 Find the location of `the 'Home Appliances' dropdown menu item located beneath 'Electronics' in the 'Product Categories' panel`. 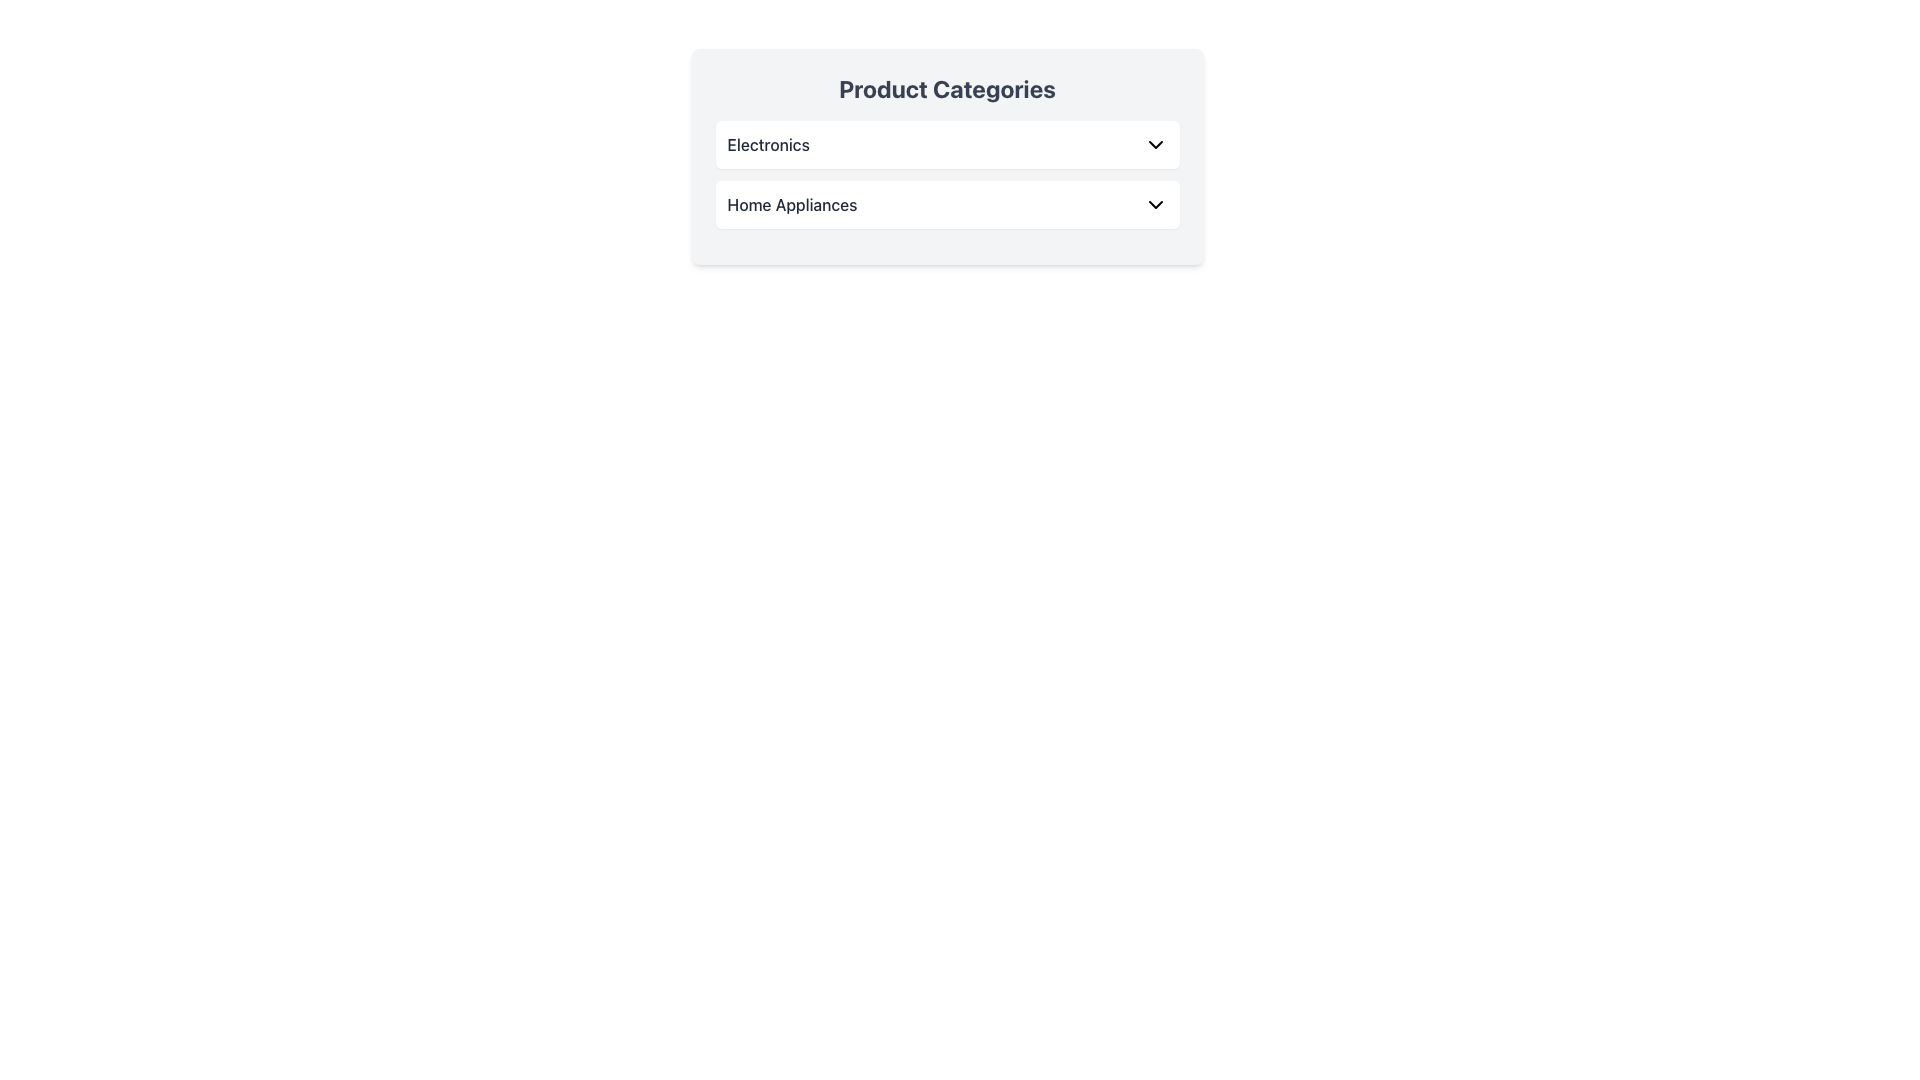

the 'Home Appliances' dropdown menu item located beneath 'Electronics' in the 'Product Categories' panel is located at coordinates (946, 204).